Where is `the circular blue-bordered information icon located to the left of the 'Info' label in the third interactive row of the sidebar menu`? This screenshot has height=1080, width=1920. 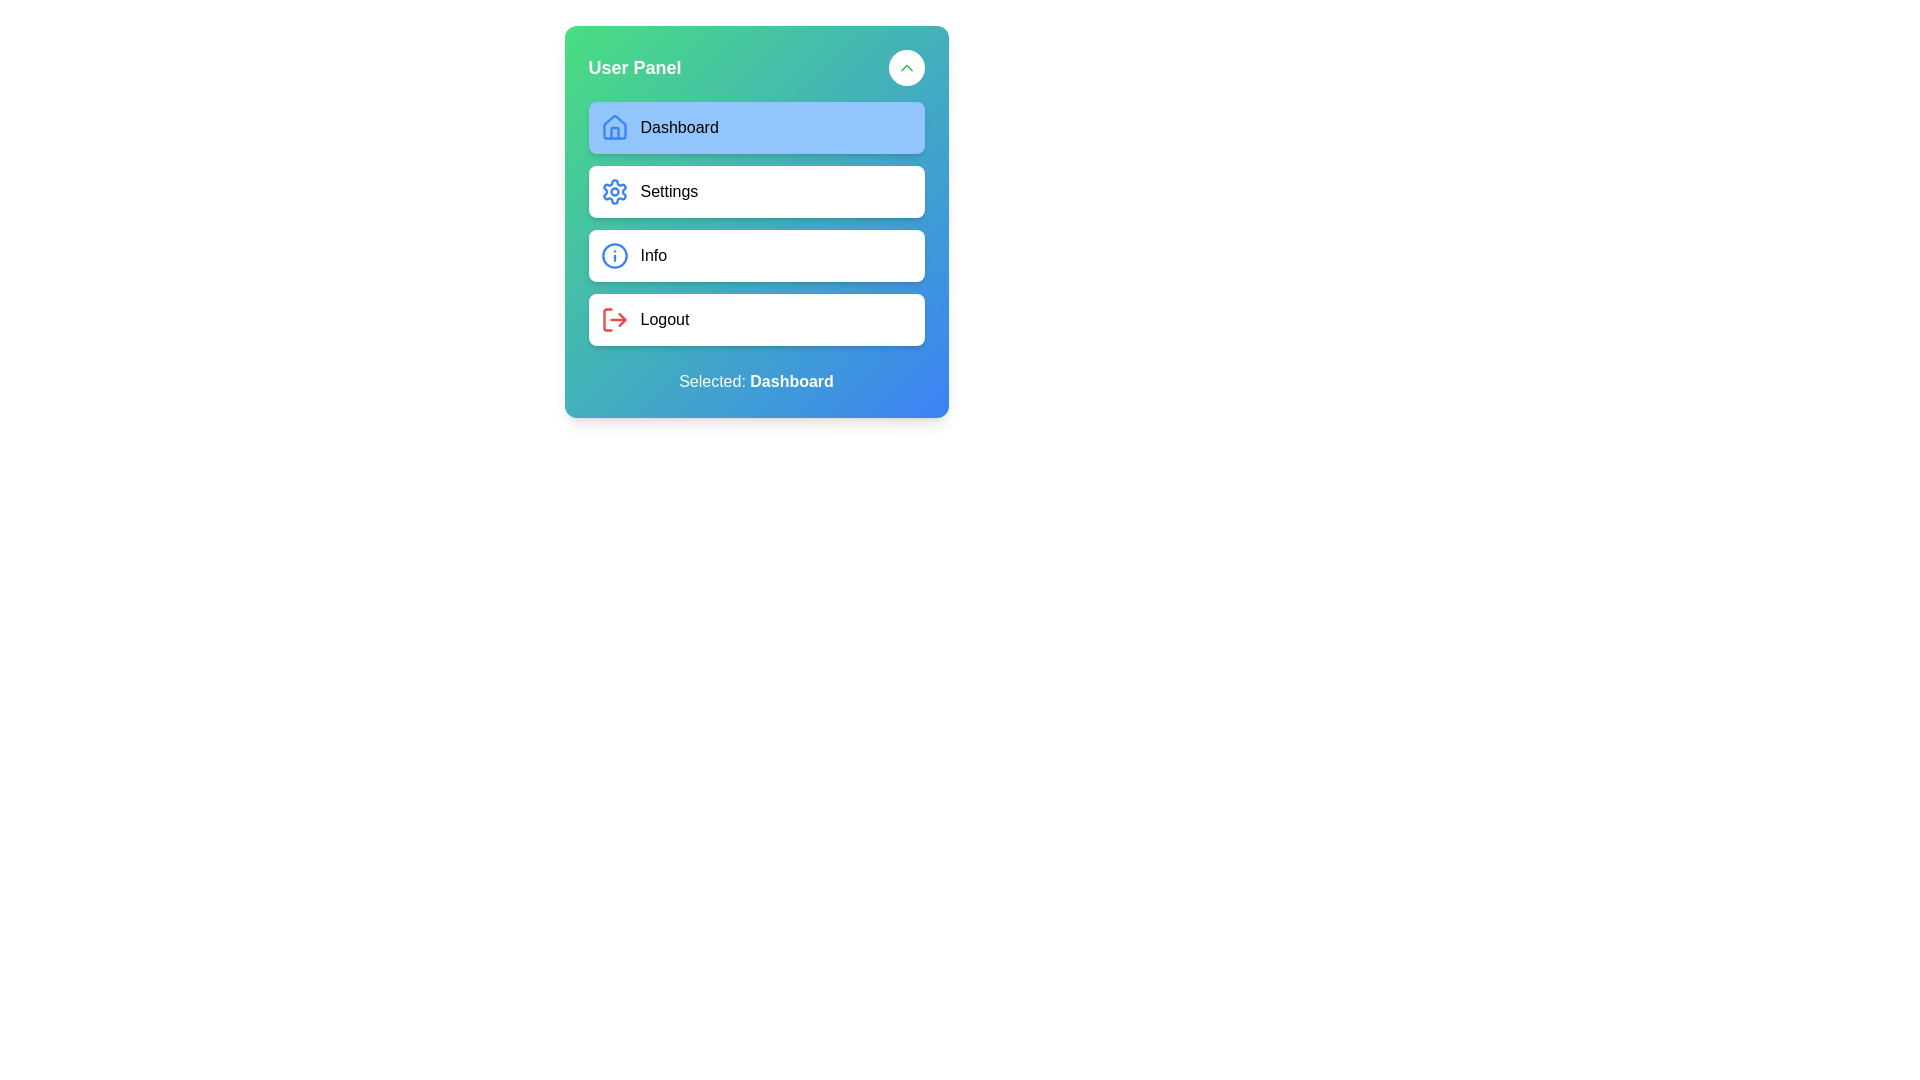 the circular blue-bordered information icon located to the left of the 'Info' label in the third interactive row of the sidebar menu is located at coordinates (613, 254).